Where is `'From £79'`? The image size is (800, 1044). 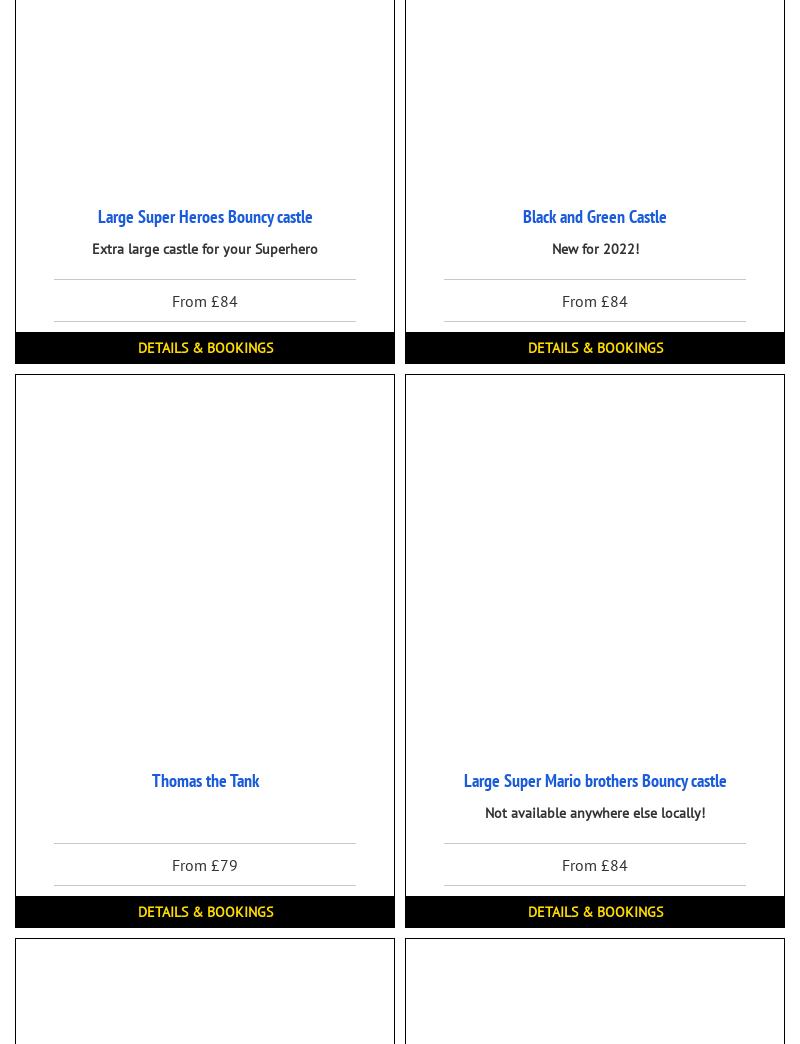 'From £79' is located at coordinates (171, 864).